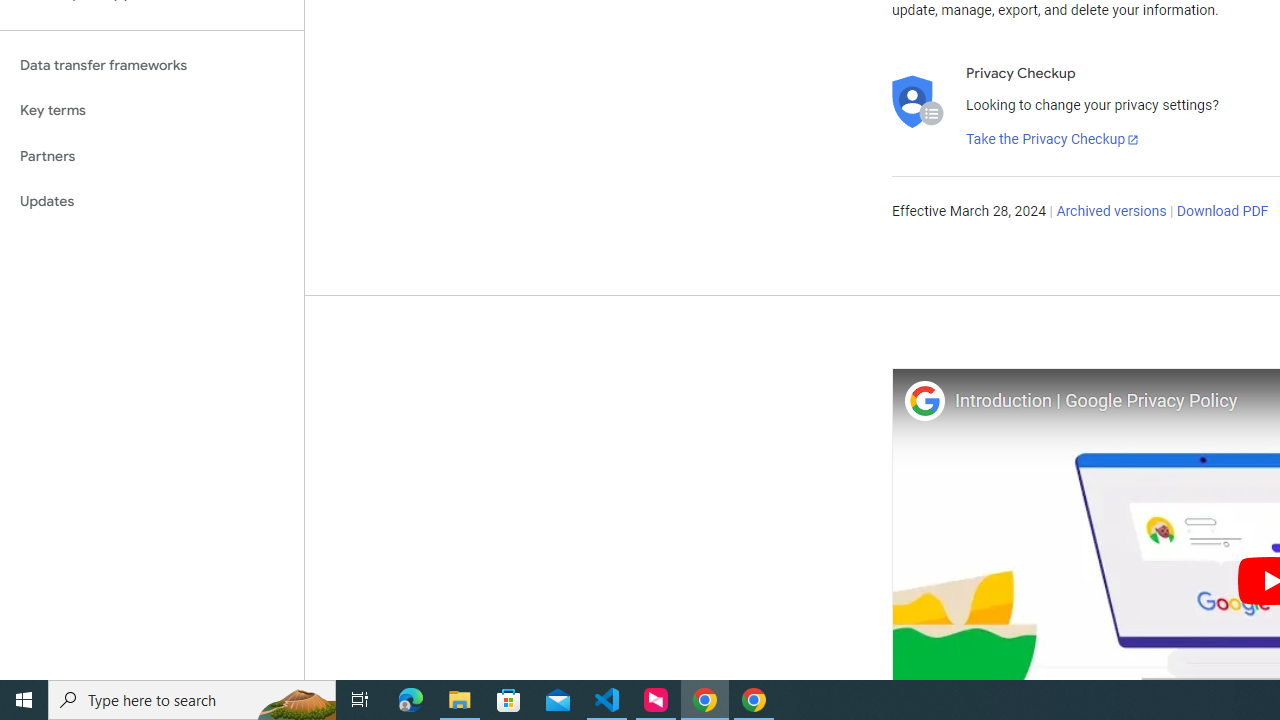 This screenshot has height=720, width=1280. I want to click on 'Take the Privacy Checkup', so click(1052, 139).